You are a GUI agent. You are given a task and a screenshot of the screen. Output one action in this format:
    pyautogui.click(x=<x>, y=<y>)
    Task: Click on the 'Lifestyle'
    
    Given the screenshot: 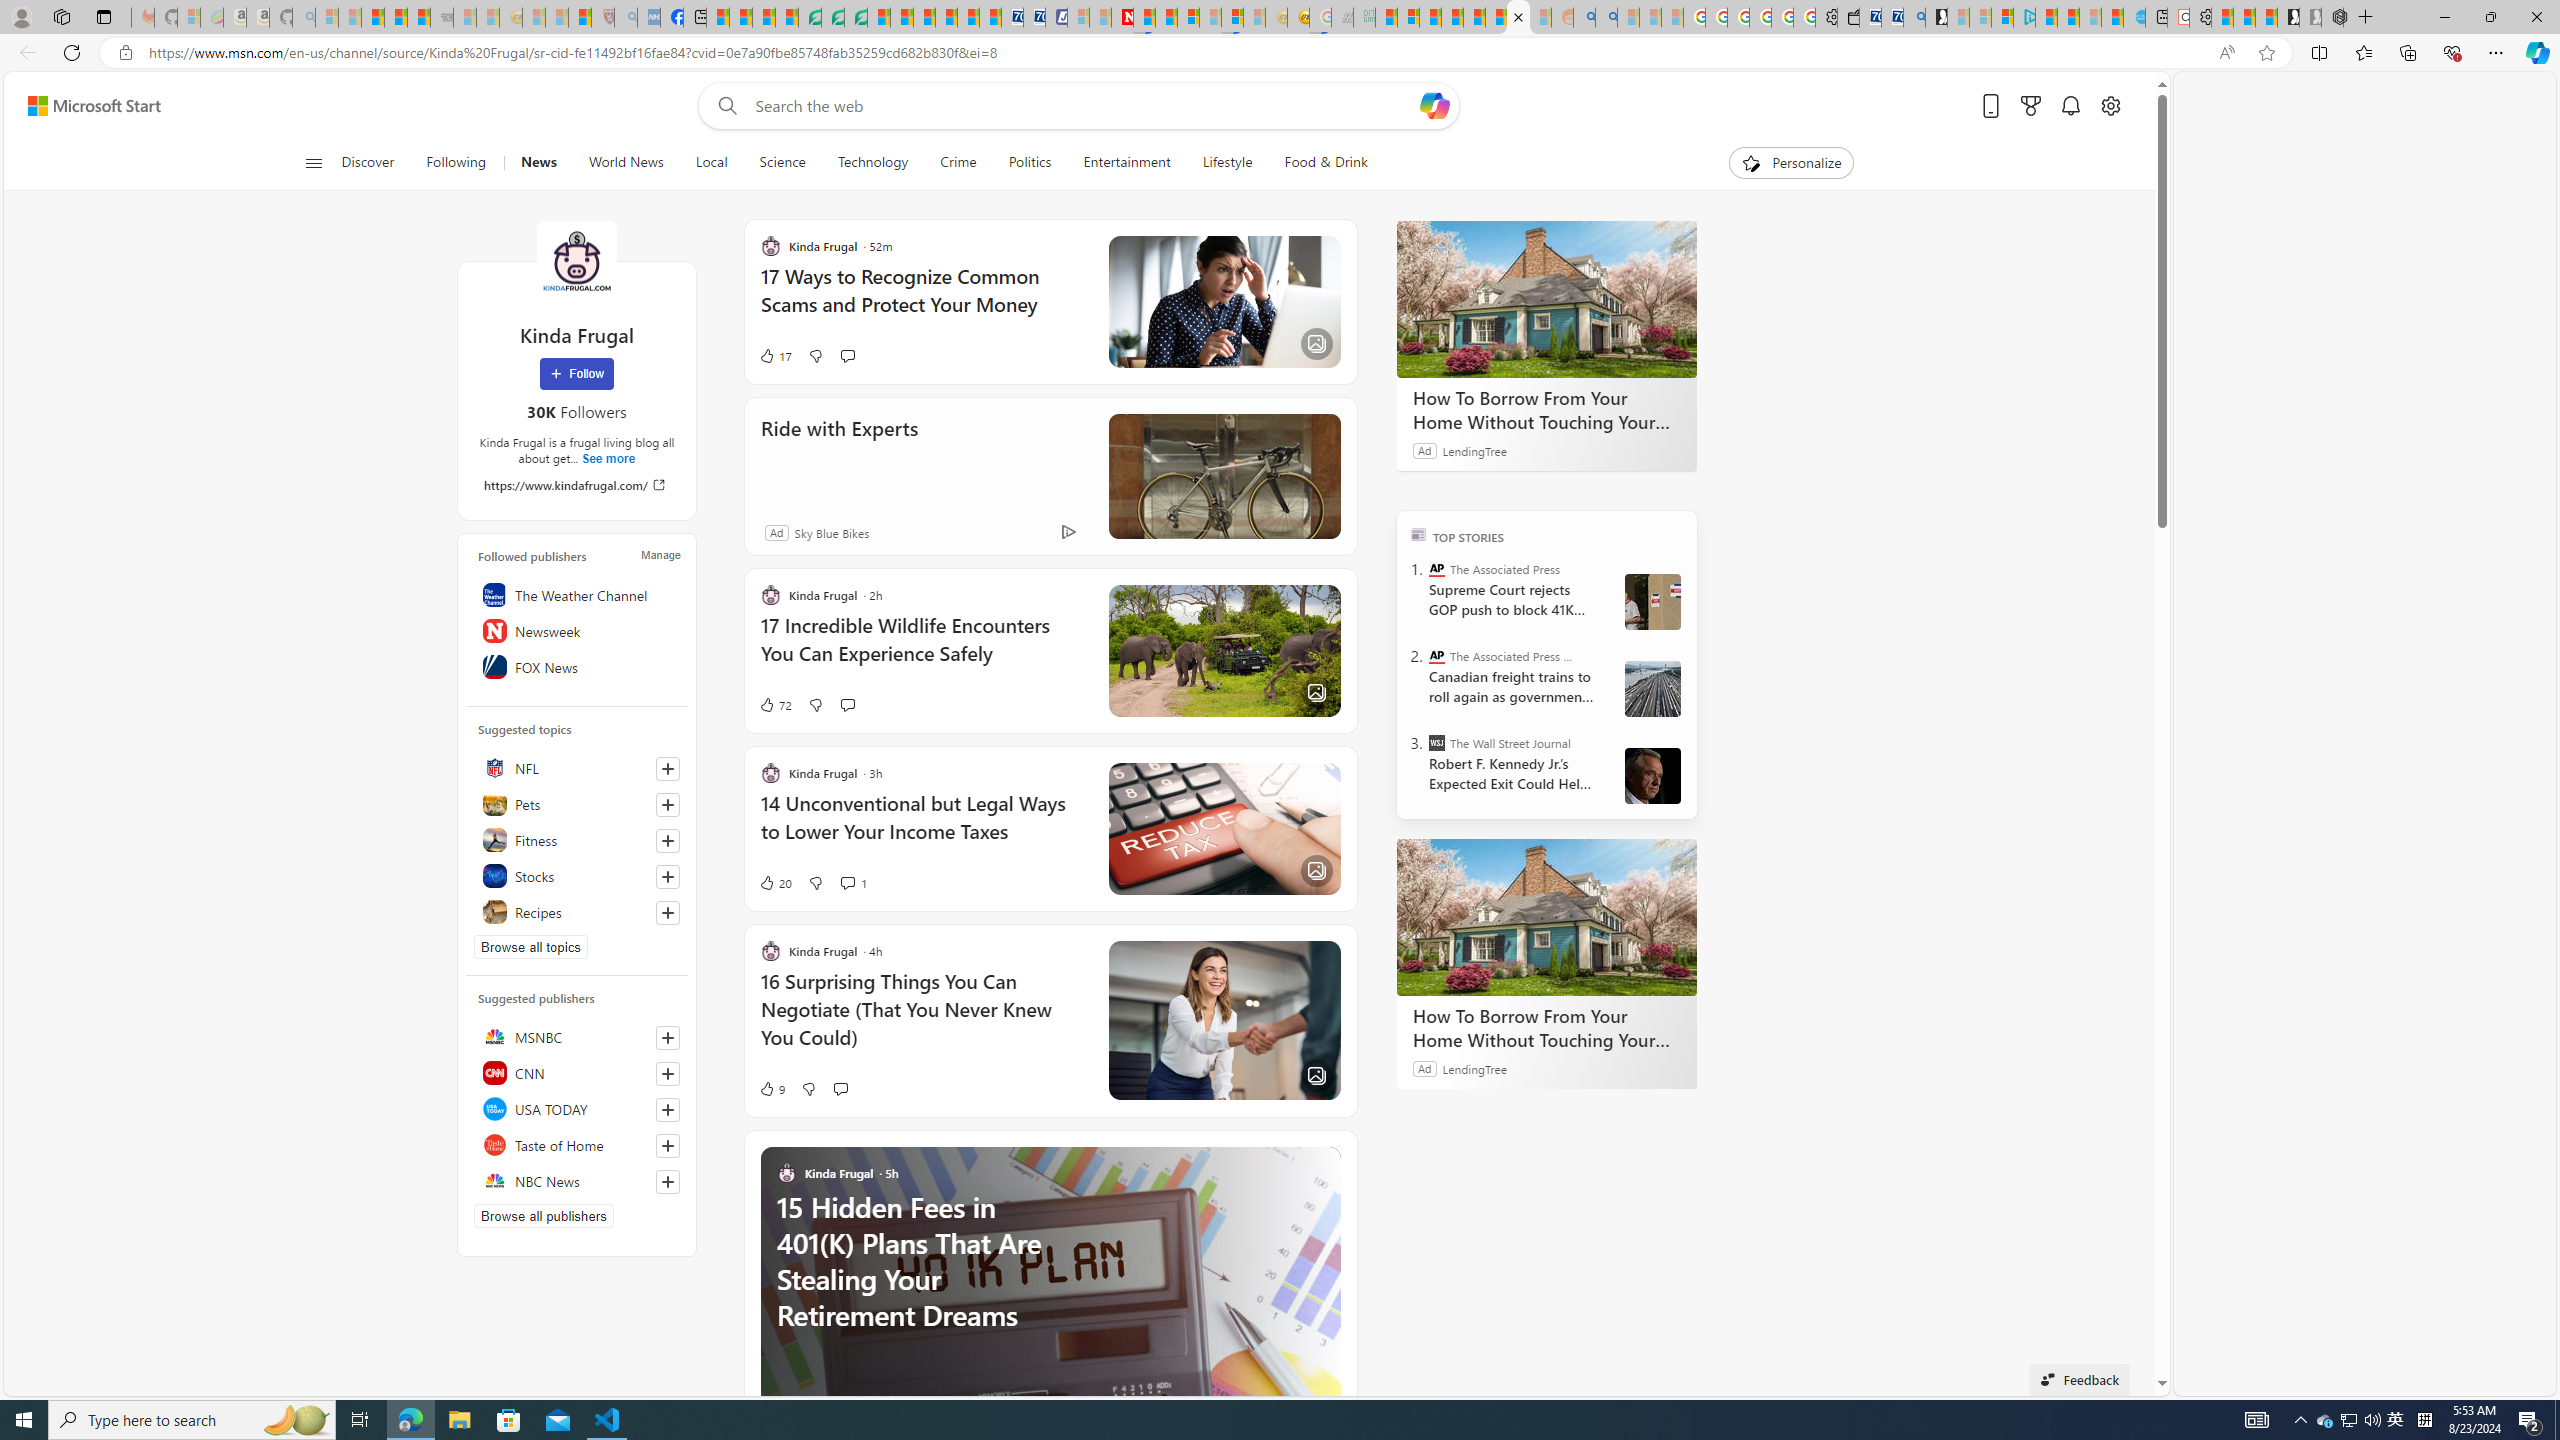 What is the action you would take?
    pyautogui.click(x=1227, y=162)
    